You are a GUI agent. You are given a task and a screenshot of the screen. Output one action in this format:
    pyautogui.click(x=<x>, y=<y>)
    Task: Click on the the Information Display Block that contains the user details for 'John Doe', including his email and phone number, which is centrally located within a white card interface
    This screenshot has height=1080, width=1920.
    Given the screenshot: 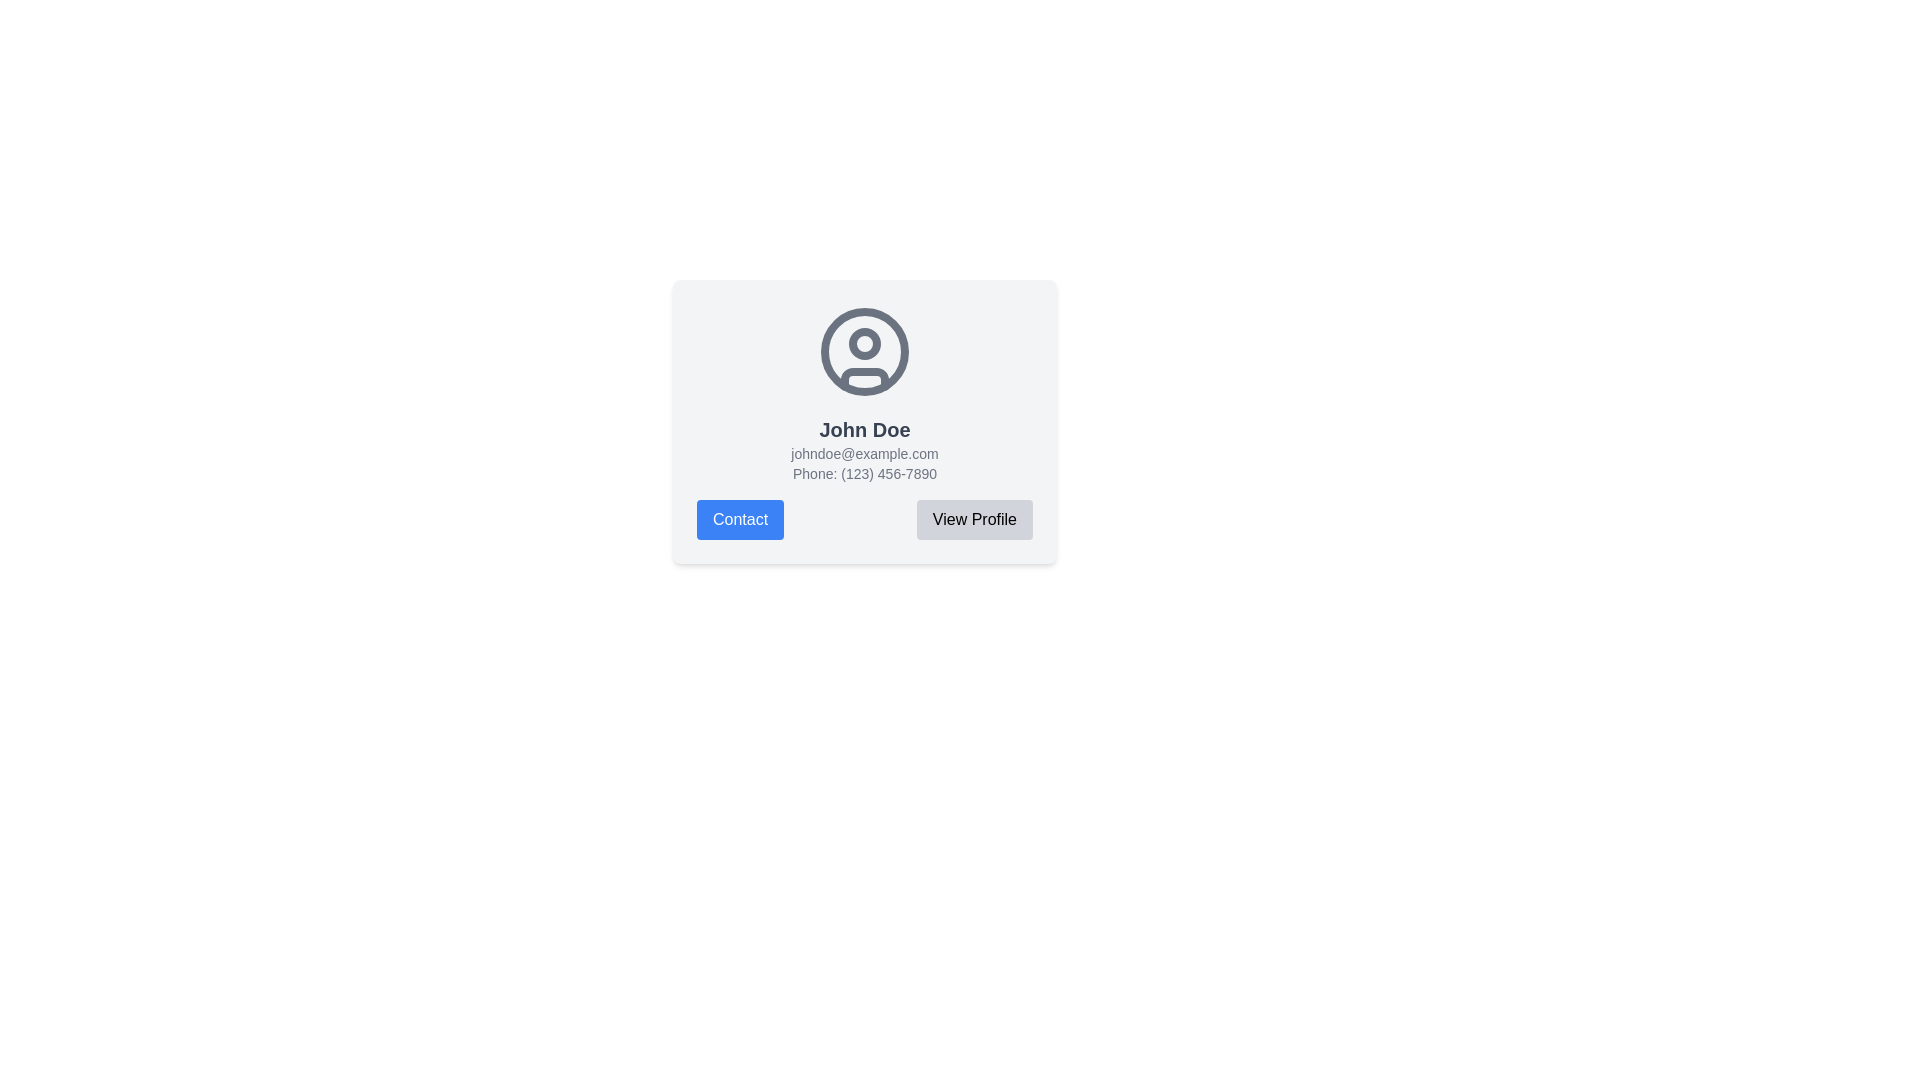 What is the action you would take?
    pyautogui.click(x=864, y=393)
    